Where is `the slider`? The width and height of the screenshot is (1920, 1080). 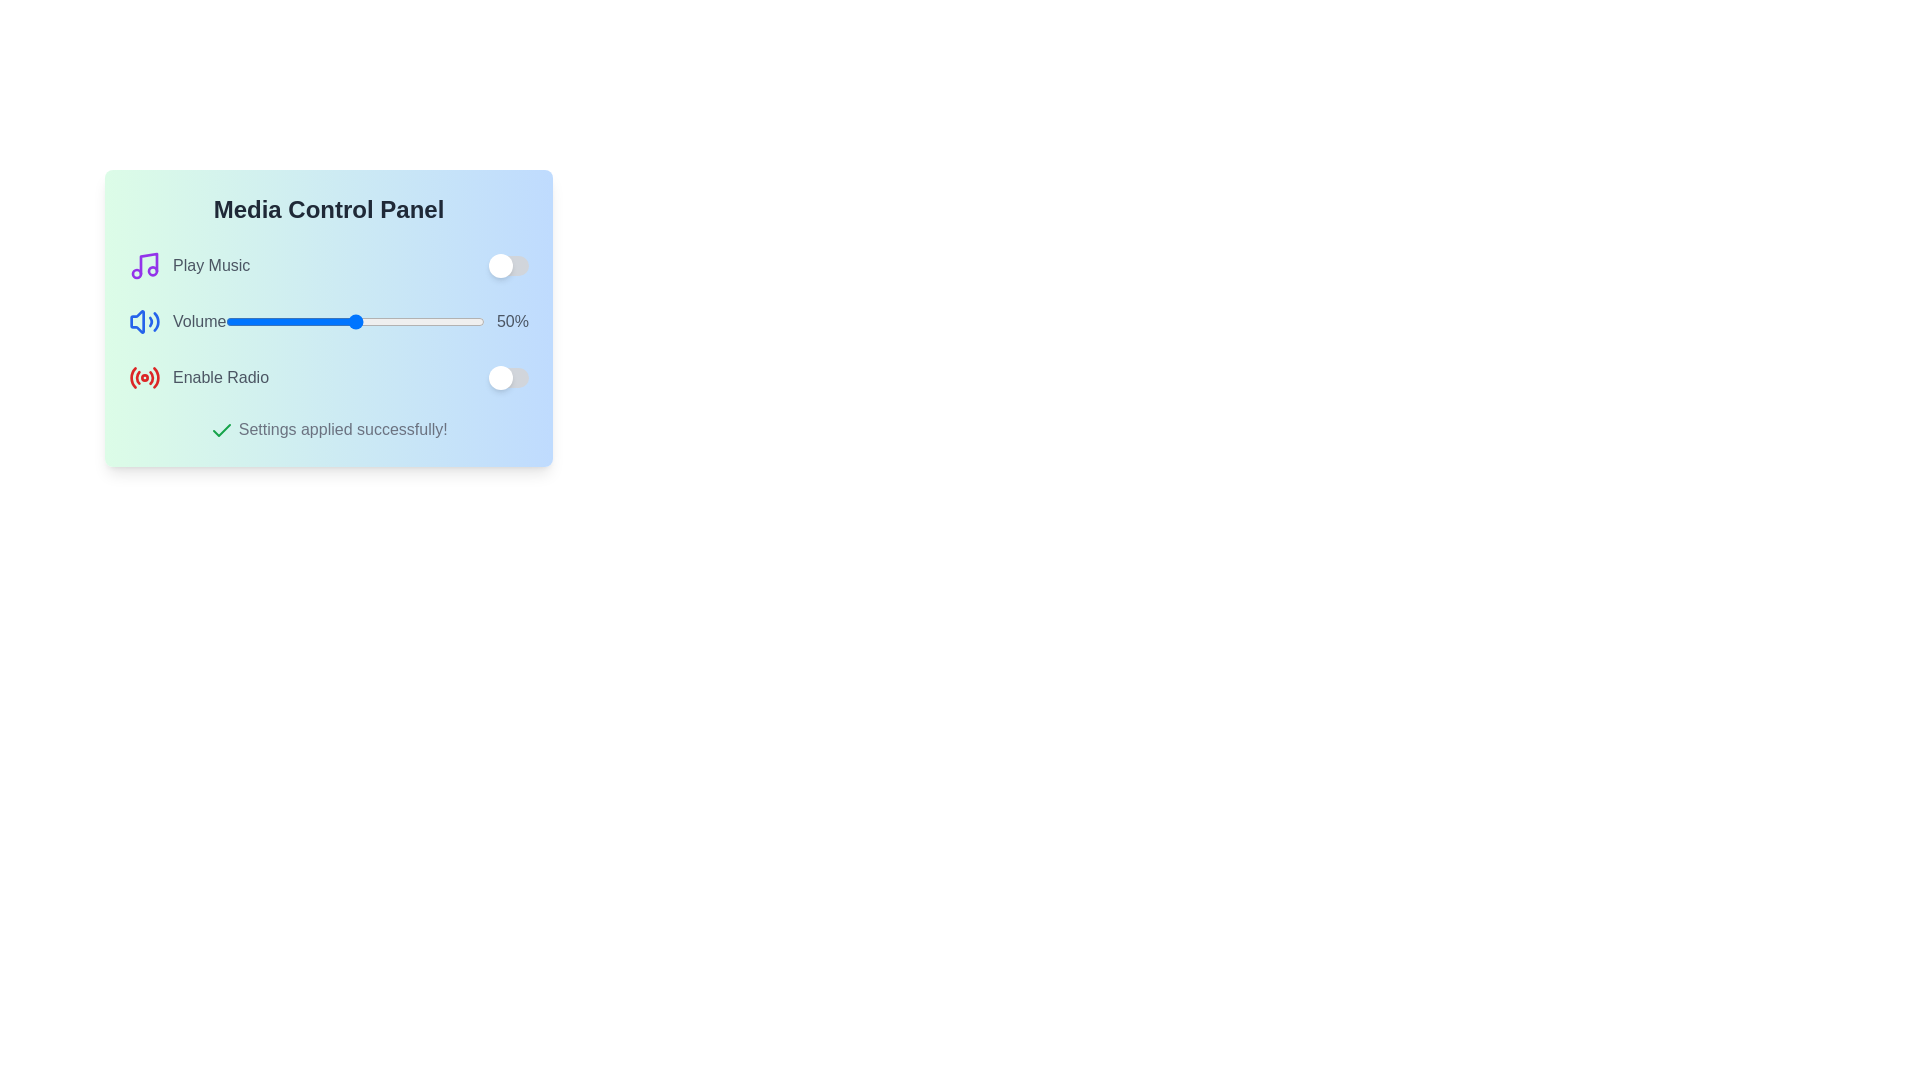 the slider is located at coordinates (266, 320).